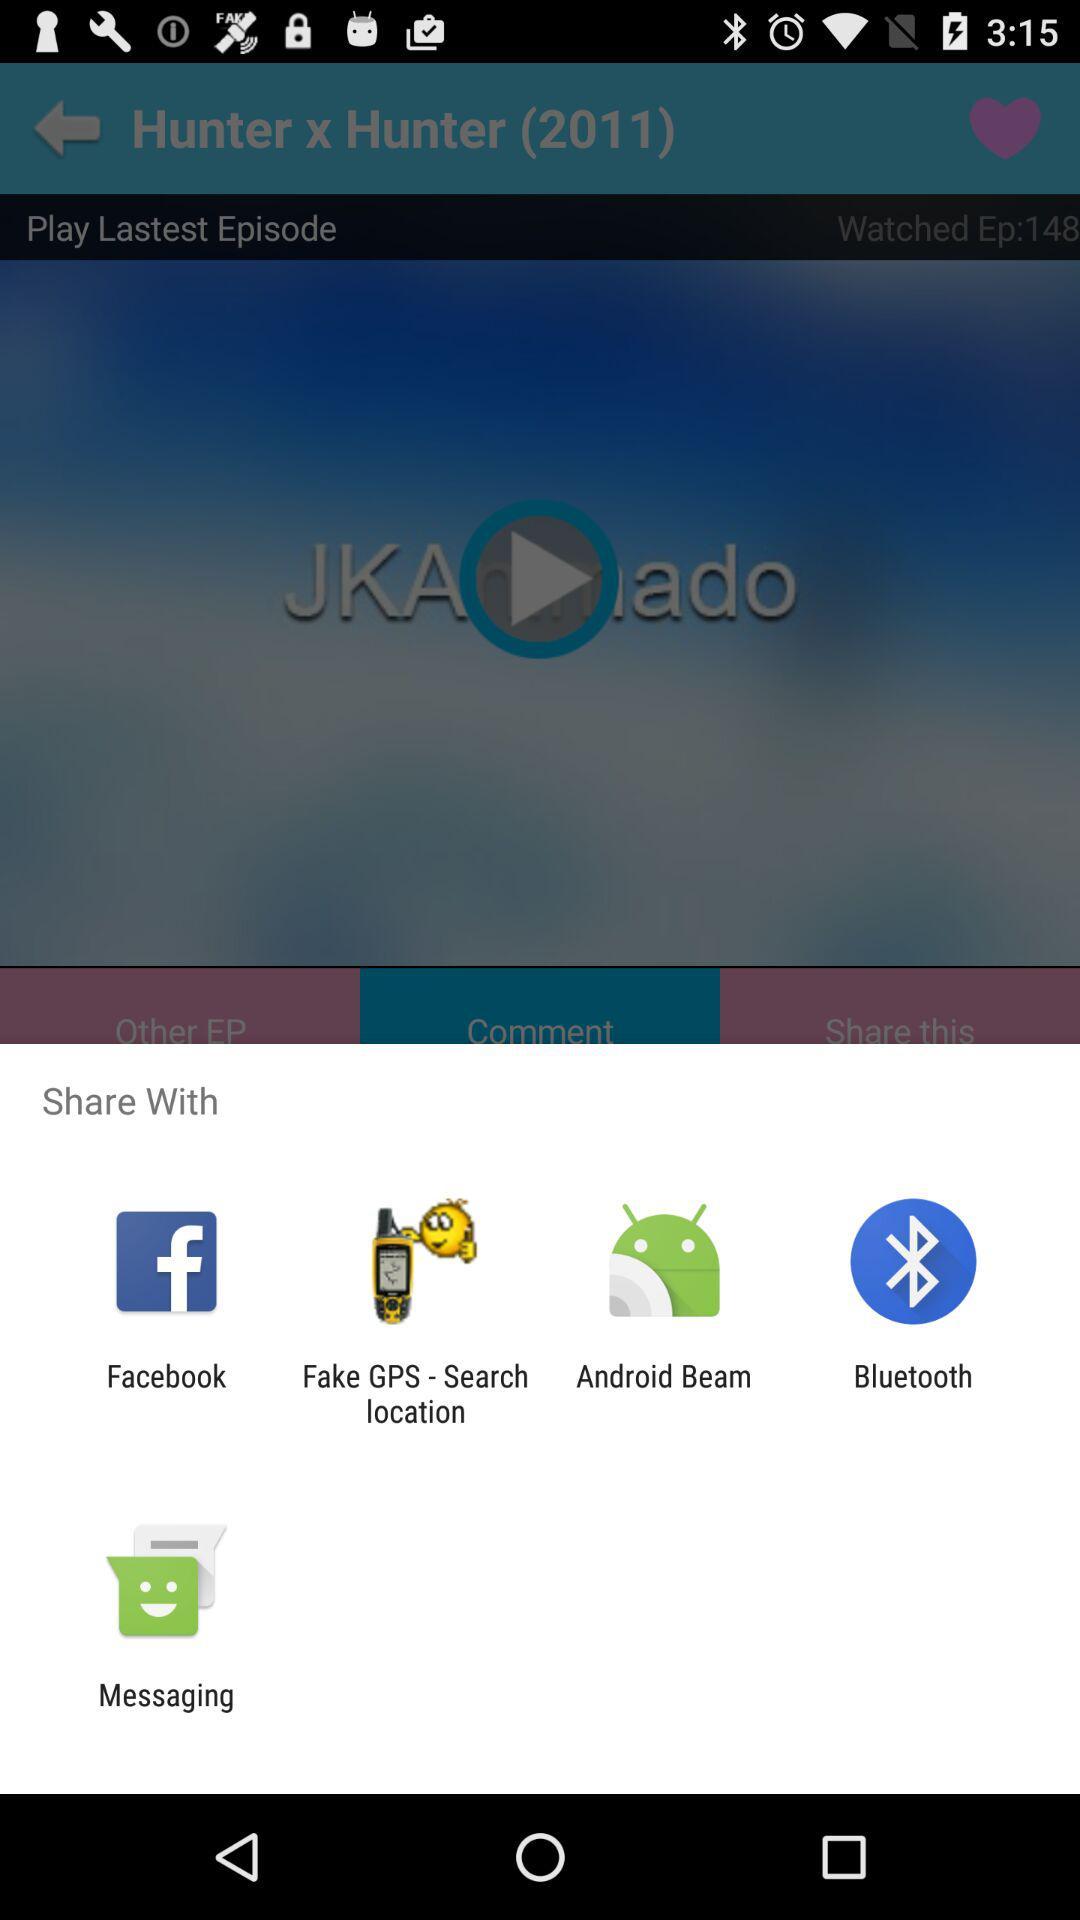 The height and width of the screenshot is (1920, 1080). What do you see at coordinates (414, 1392) in the screenshot?
I see `the app next to android beam item` at bounding box center [414, 1392].